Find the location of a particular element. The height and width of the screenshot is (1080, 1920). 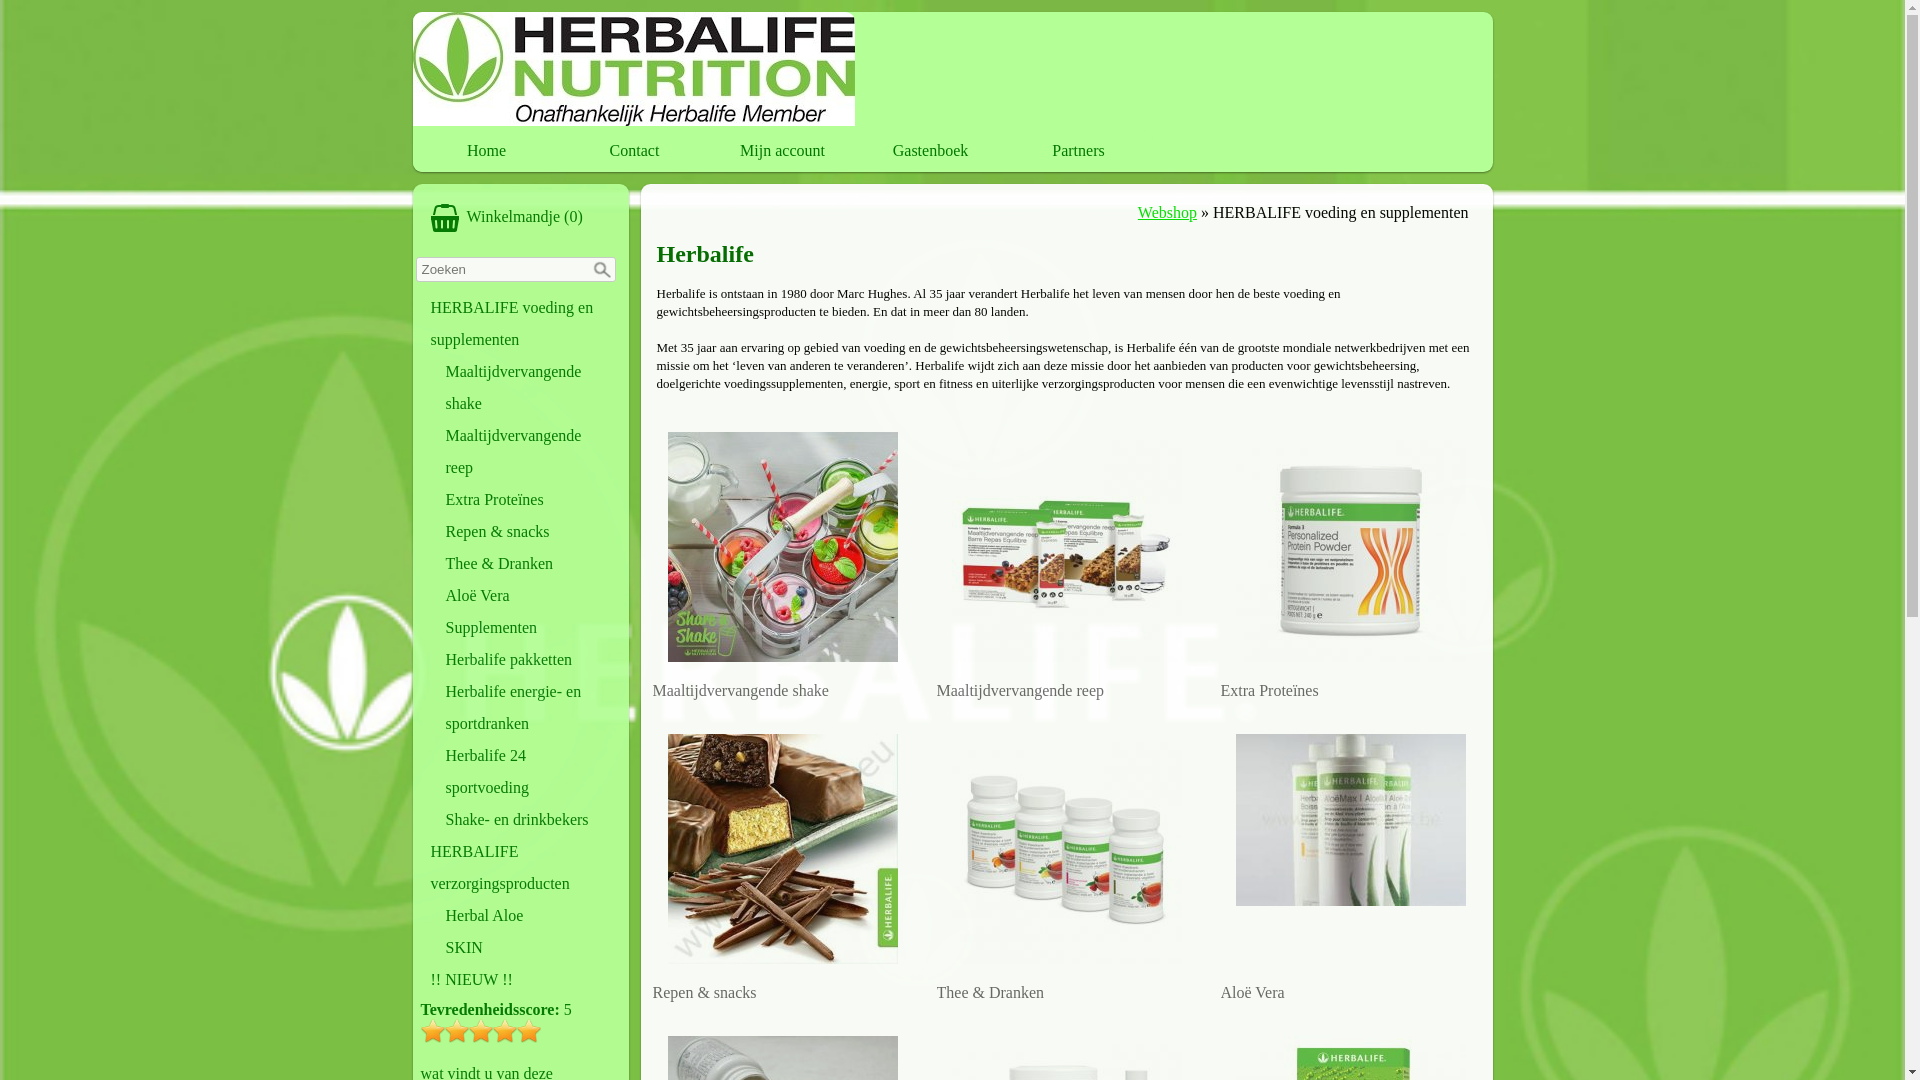

'Partners' is located at coordinates (1078, 149).